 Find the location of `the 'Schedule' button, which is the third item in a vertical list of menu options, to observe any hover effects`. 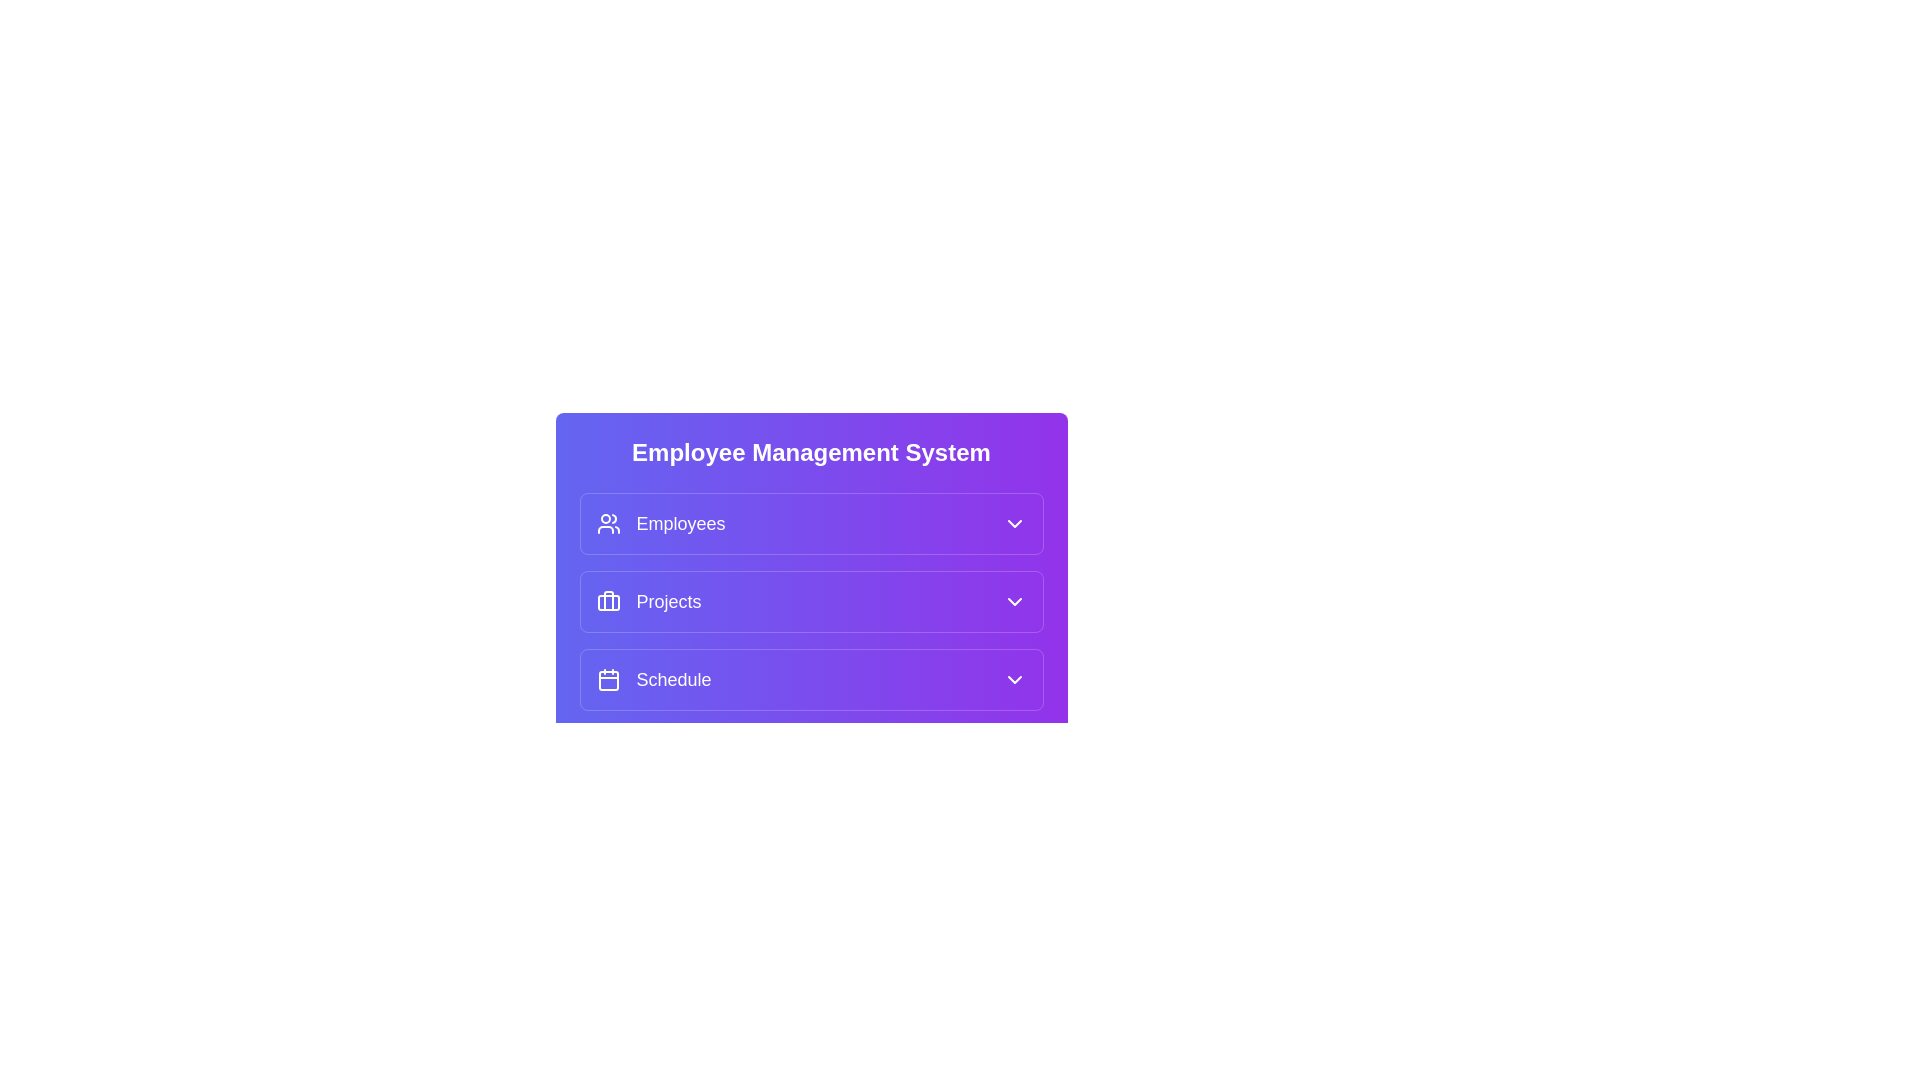

the 'Schedule' button, which is the third item in a vertical list of menu options, to observe any hover effects is located at coordinates (811, 678).